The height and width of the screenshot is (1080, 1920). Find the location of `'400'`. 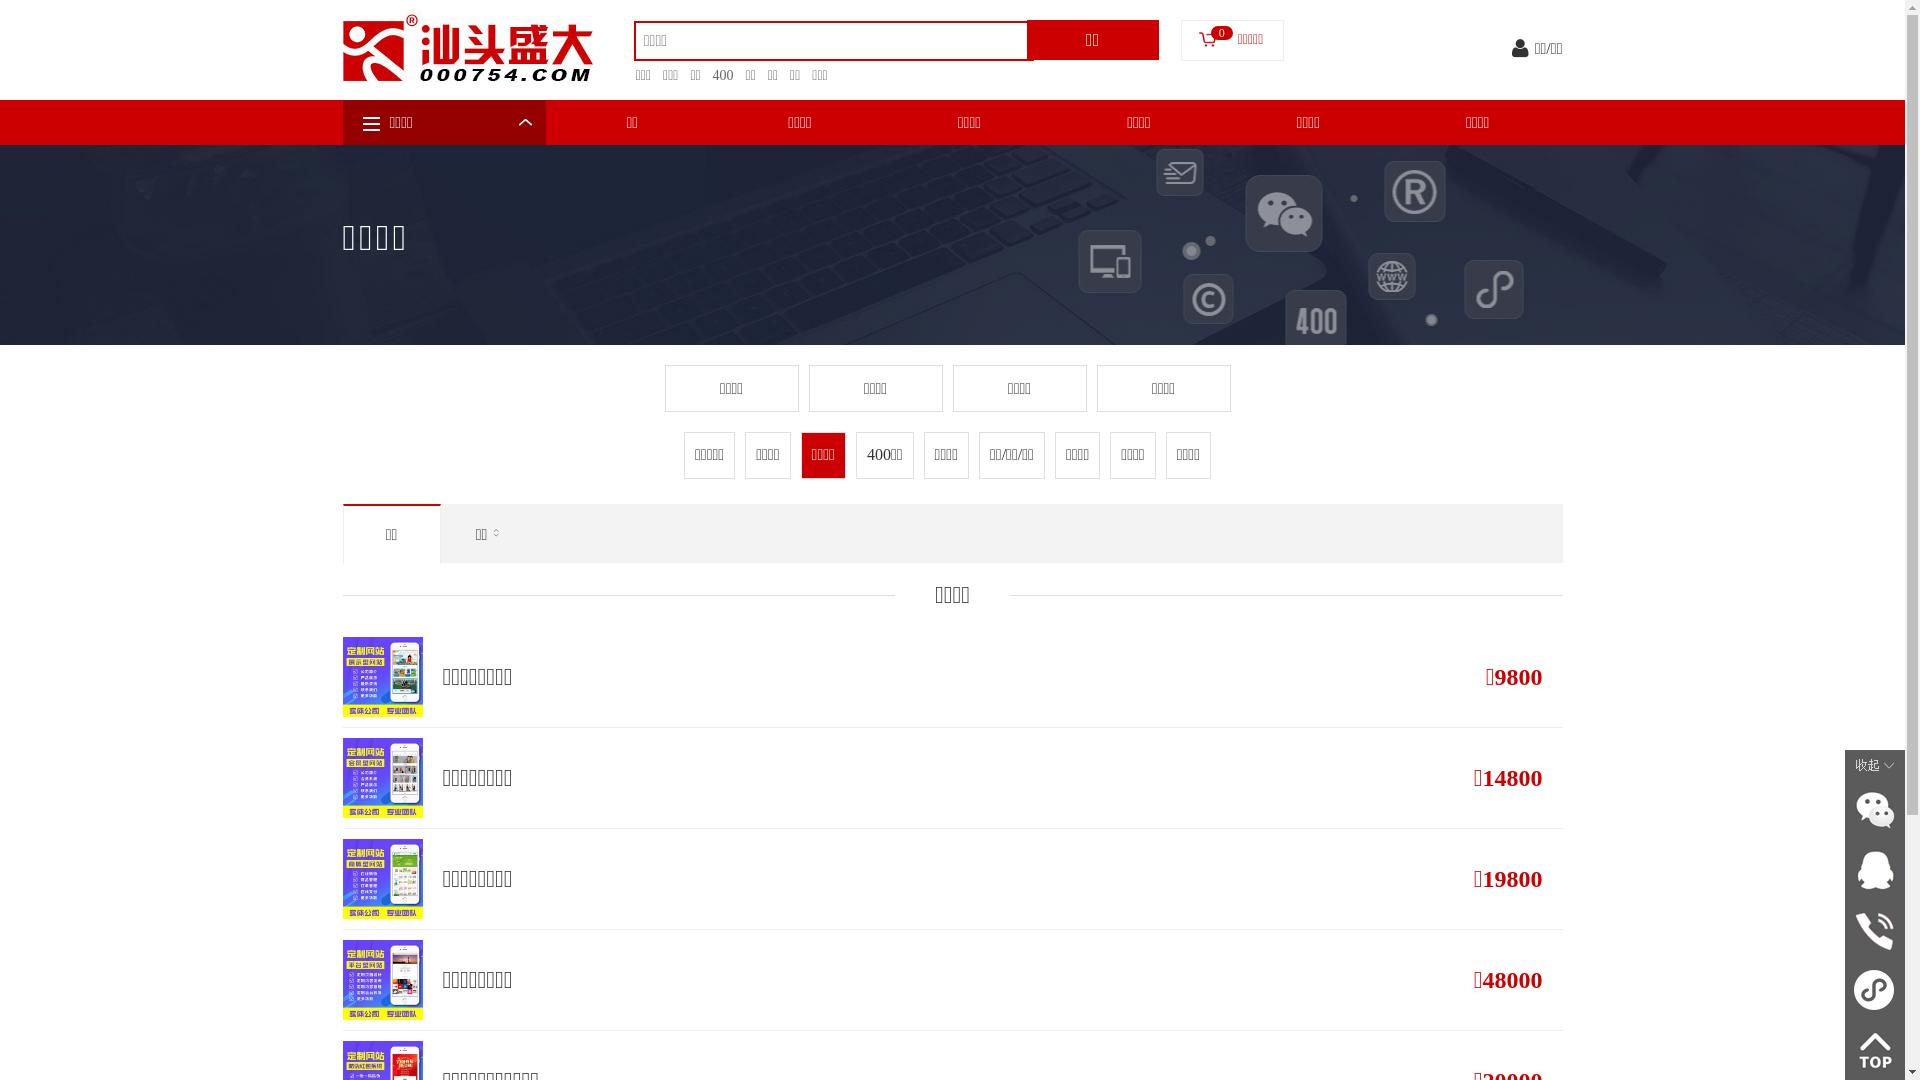

'400' is located at coordinates (717, 75).